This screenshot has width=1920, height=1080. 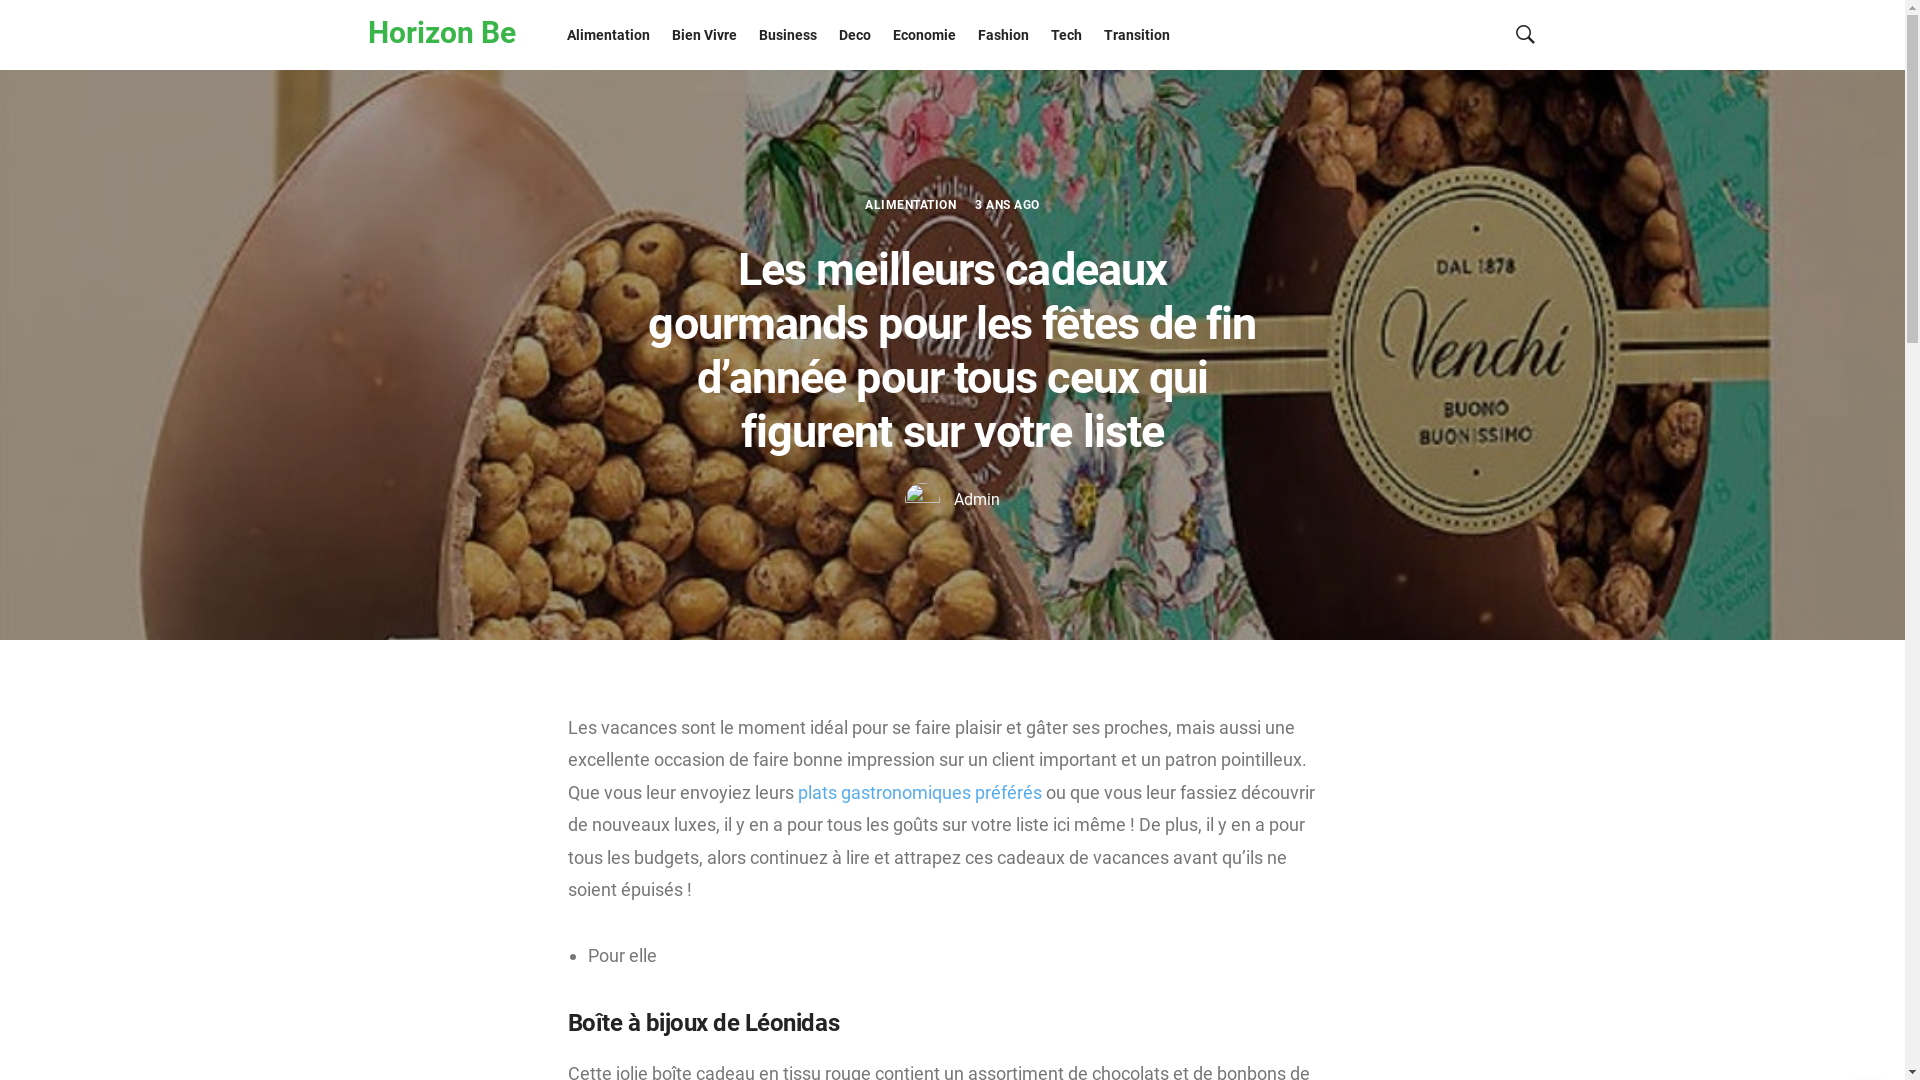 What do you see at coordinates (703, 34) in the screenshot?
I see `'Bien Vivre'` at bounding box center [703, 34].